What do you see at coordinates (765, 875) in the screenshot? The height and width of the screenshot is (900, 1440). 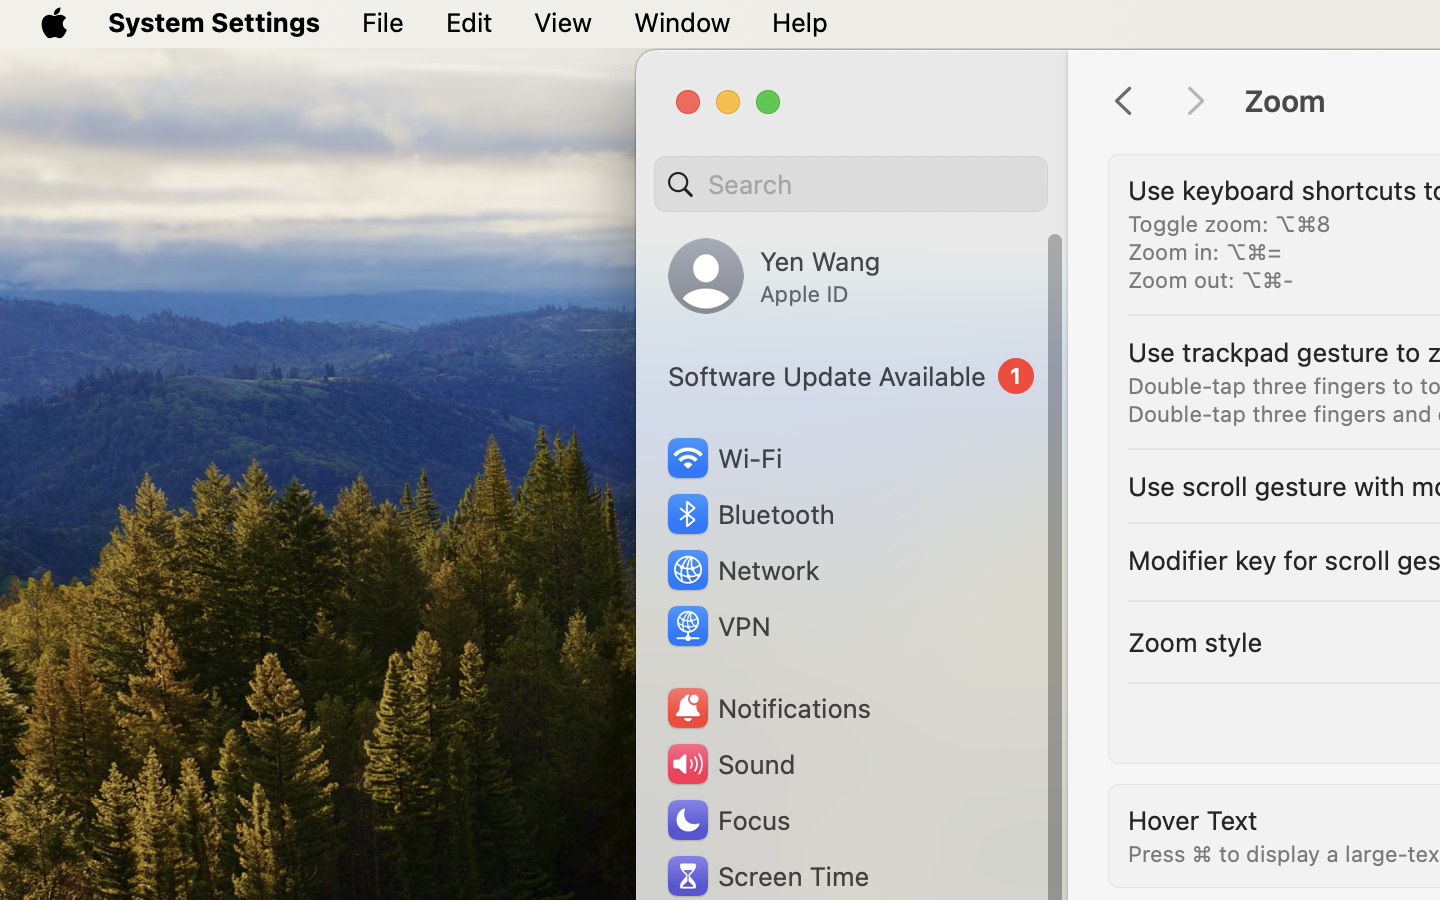 I see `'Screen Time'` at bounding box center [765, 875].